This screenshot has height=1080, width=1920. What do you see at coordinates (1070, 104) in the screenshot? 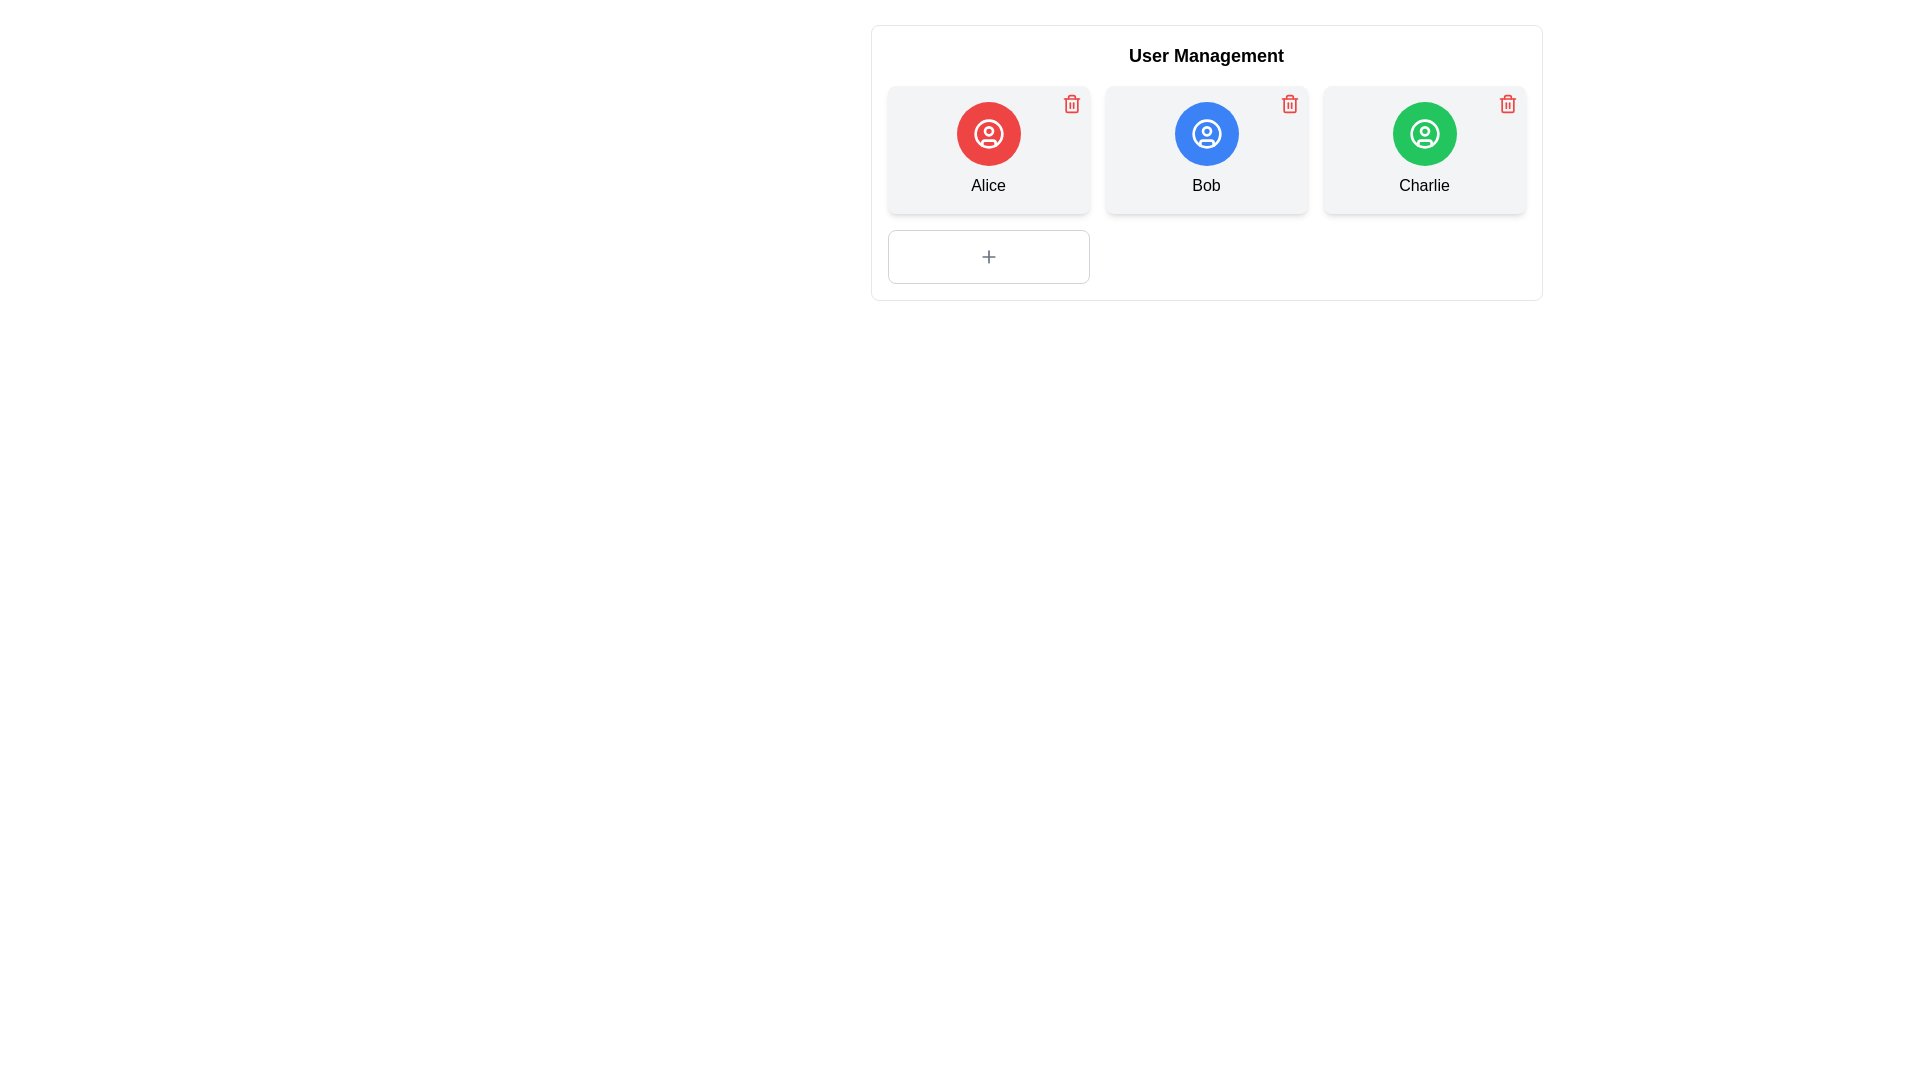
I see `the interactive trash bin icon in the top-right corner of the card labeled 'Alice' to potentially reveal additional information or a tooltip` at bounding box center [1070, 104].